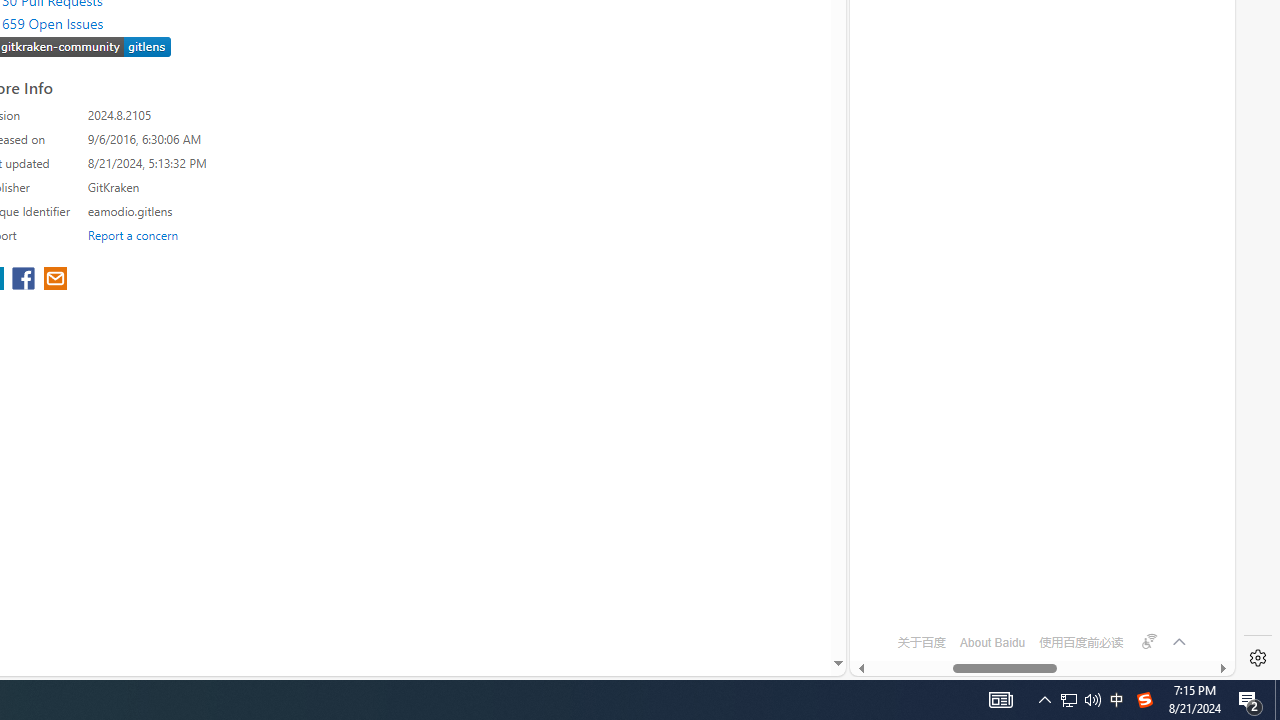  What do you see at coordinates (55, 280) in the screenshot?
I see `'share extension on email'` at bounding box center [55, 280].